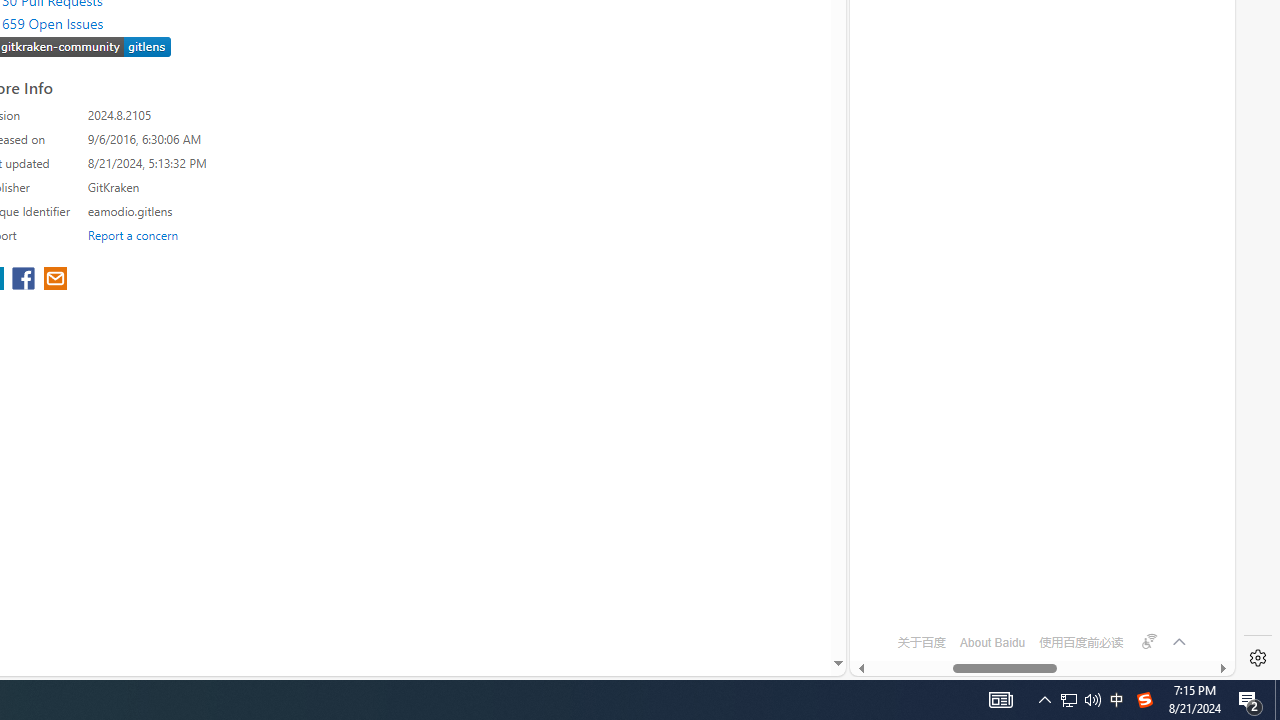  What do you see at coordinates (55, 280) in the screenshot?
I see `'share extension on email'` at bounding box center [55, 280].